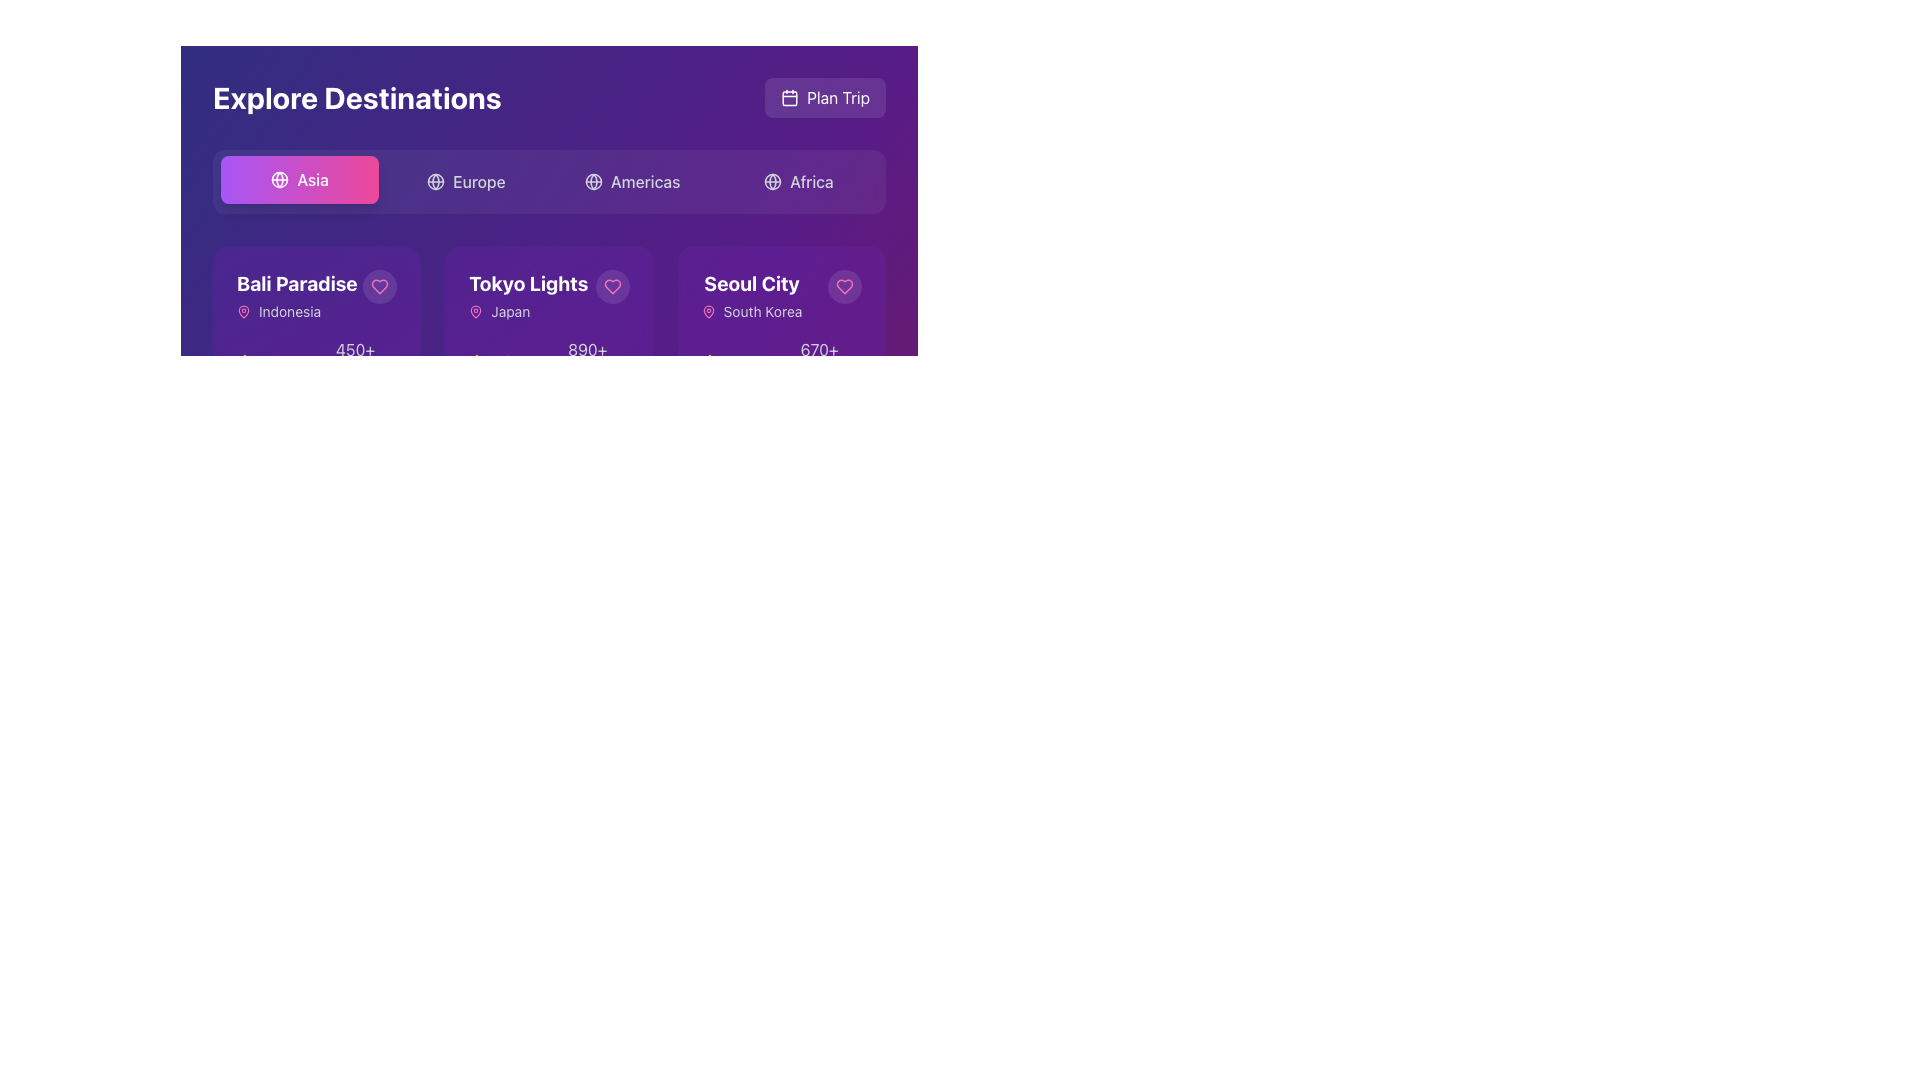 This screenshot has width=1920, height=1080. I want to click on the Rating summary element displaying the rating and traveler count for the destination 'Seoul City South Korea', which is located below the title and above the features section, so click(780, 362).